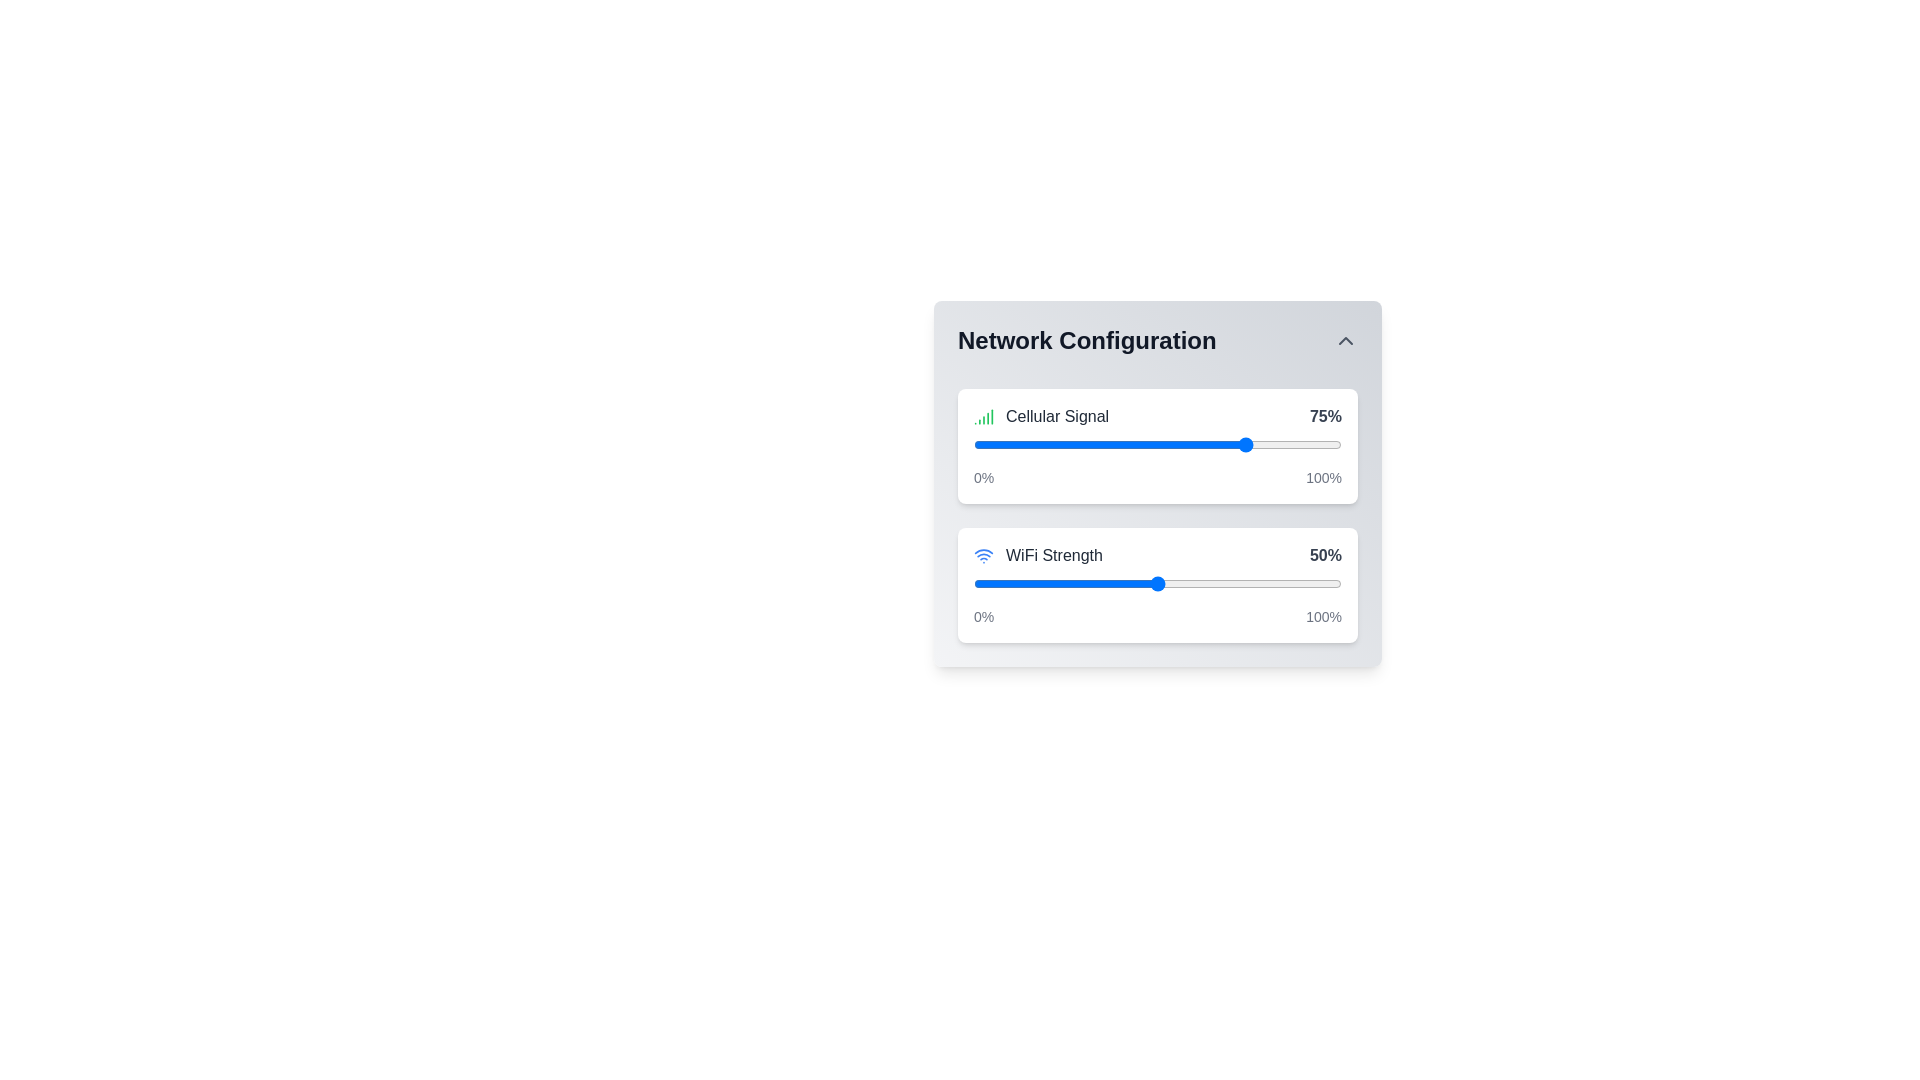  What do you see at coordinates (1150, 443) in the screenshot?
I see `the Cellular Signal strength` at bounding box center [1150, 443].